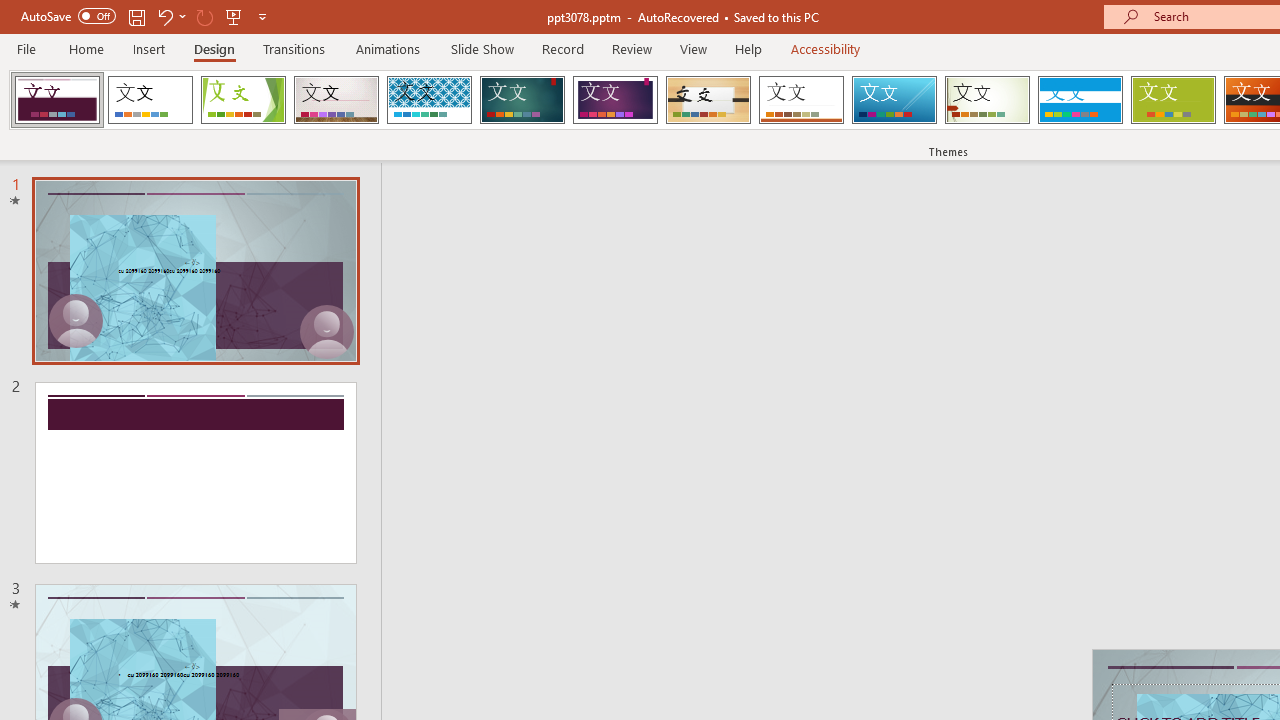 The width and height of the screenshot is (1280, 720). What do you see at coordinates (57, 100) in the screenshot?
I see `'Dividend'` at bounding box center [57, 100].